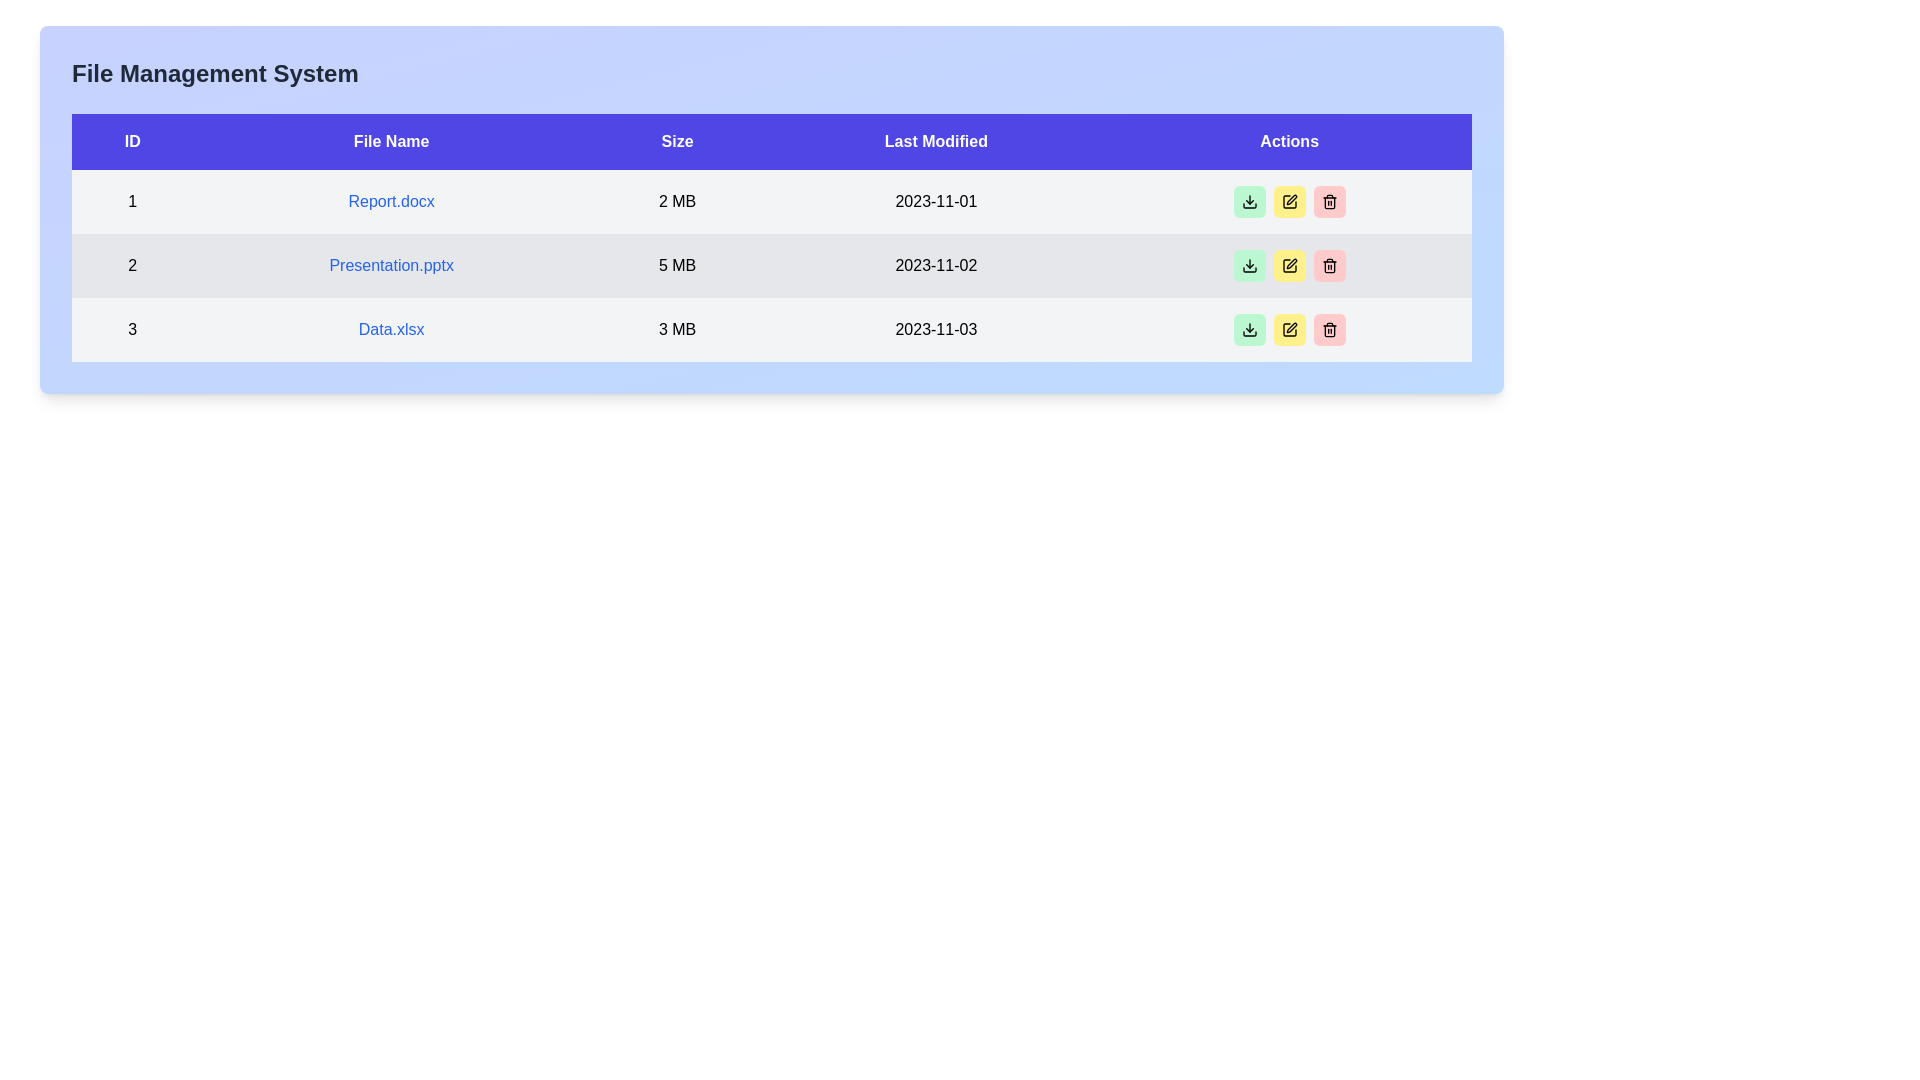  I want to click on the edit icon button in the 'Actions' column of the second row, so click(1289, 265).